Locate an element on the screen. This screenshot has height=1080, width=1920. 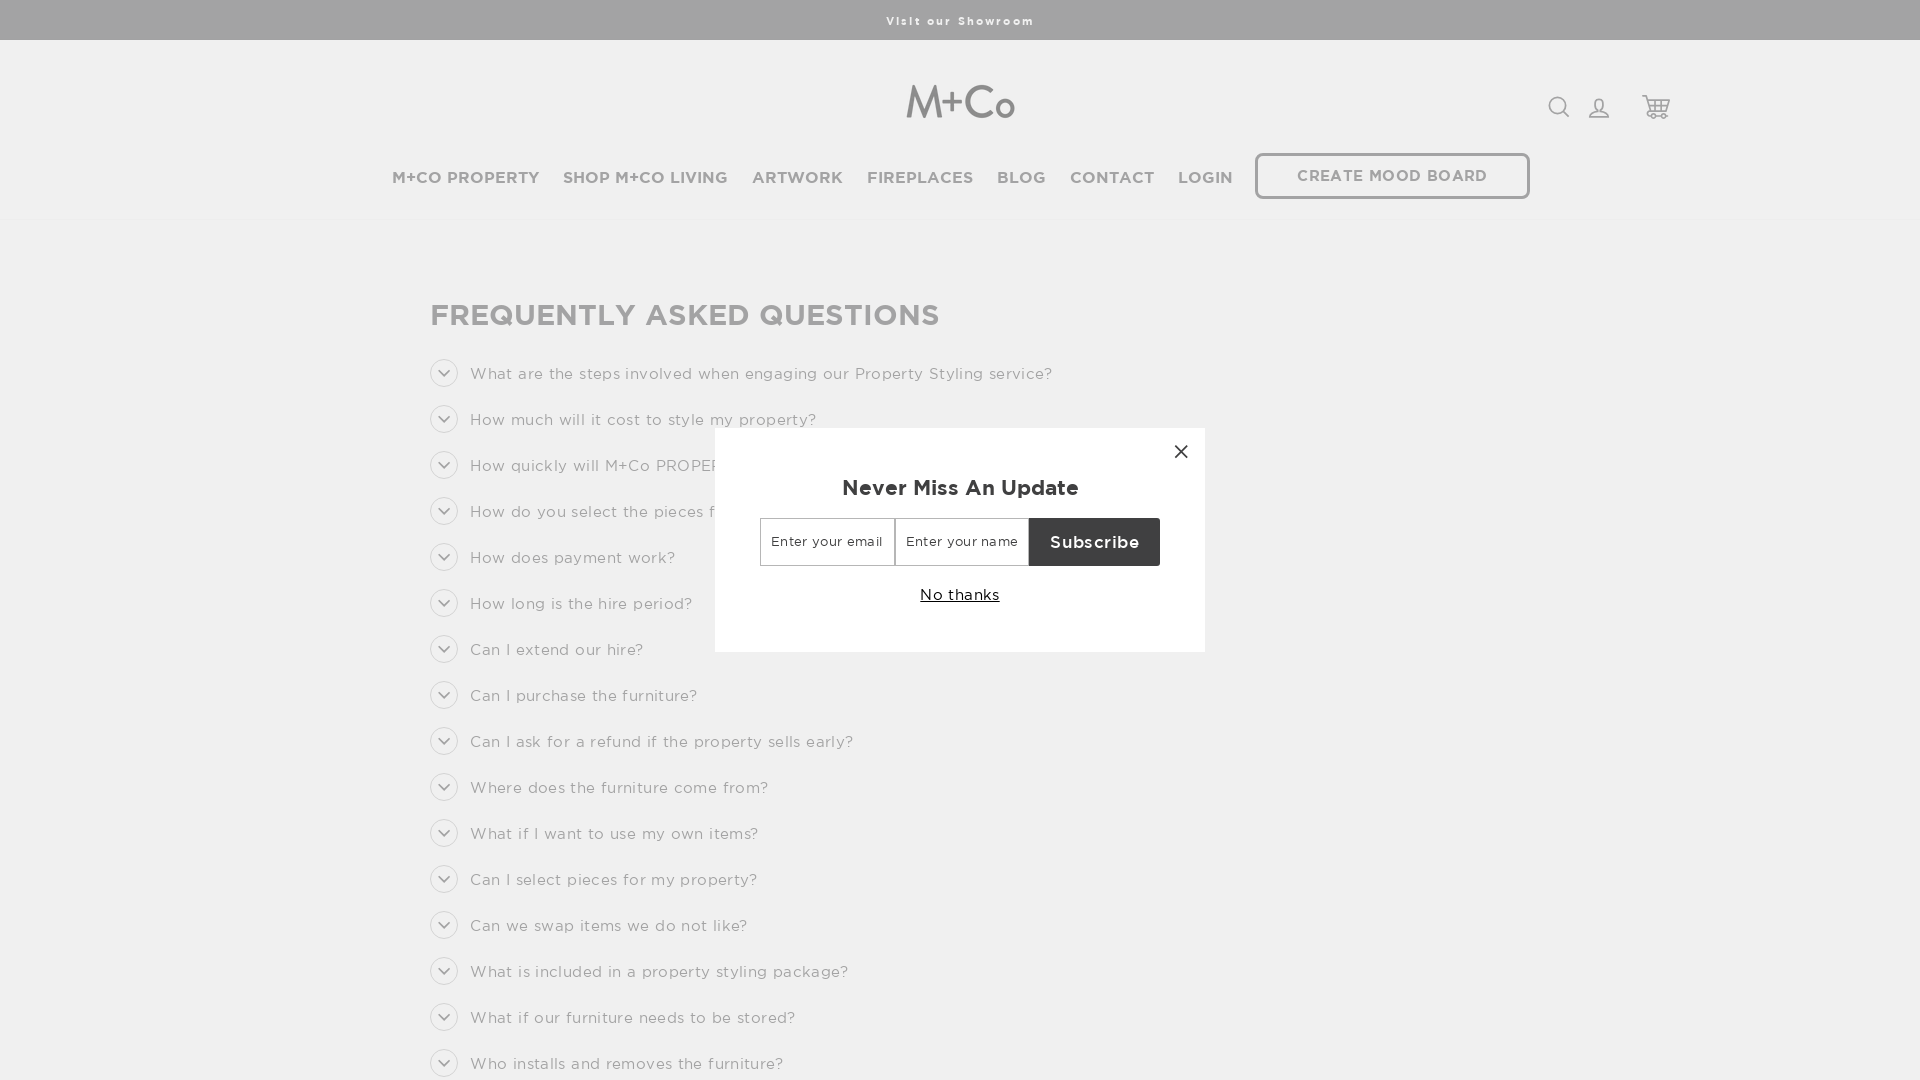
'SEARCH' is located at coordinates (1558, 106).